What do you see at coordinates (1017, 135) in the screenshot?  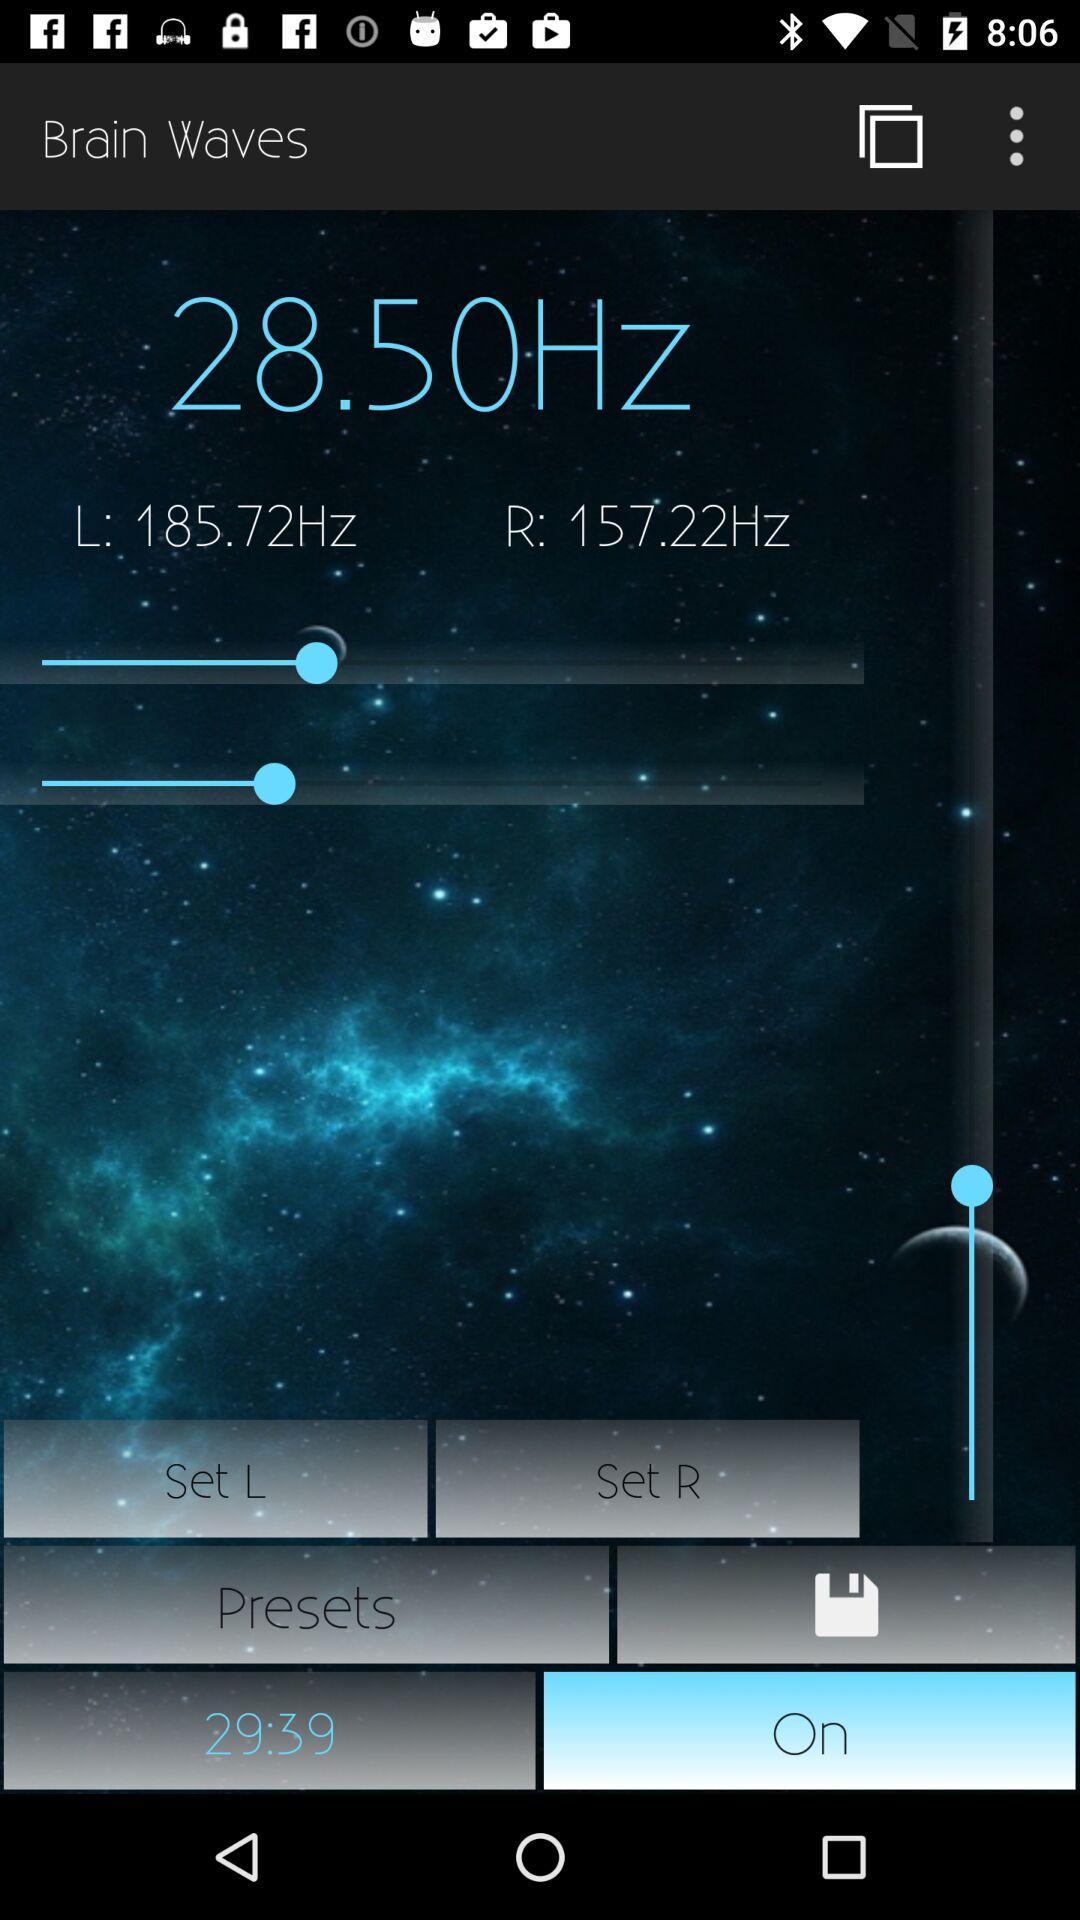 I see `page options` at bounding box center [1017, 135].